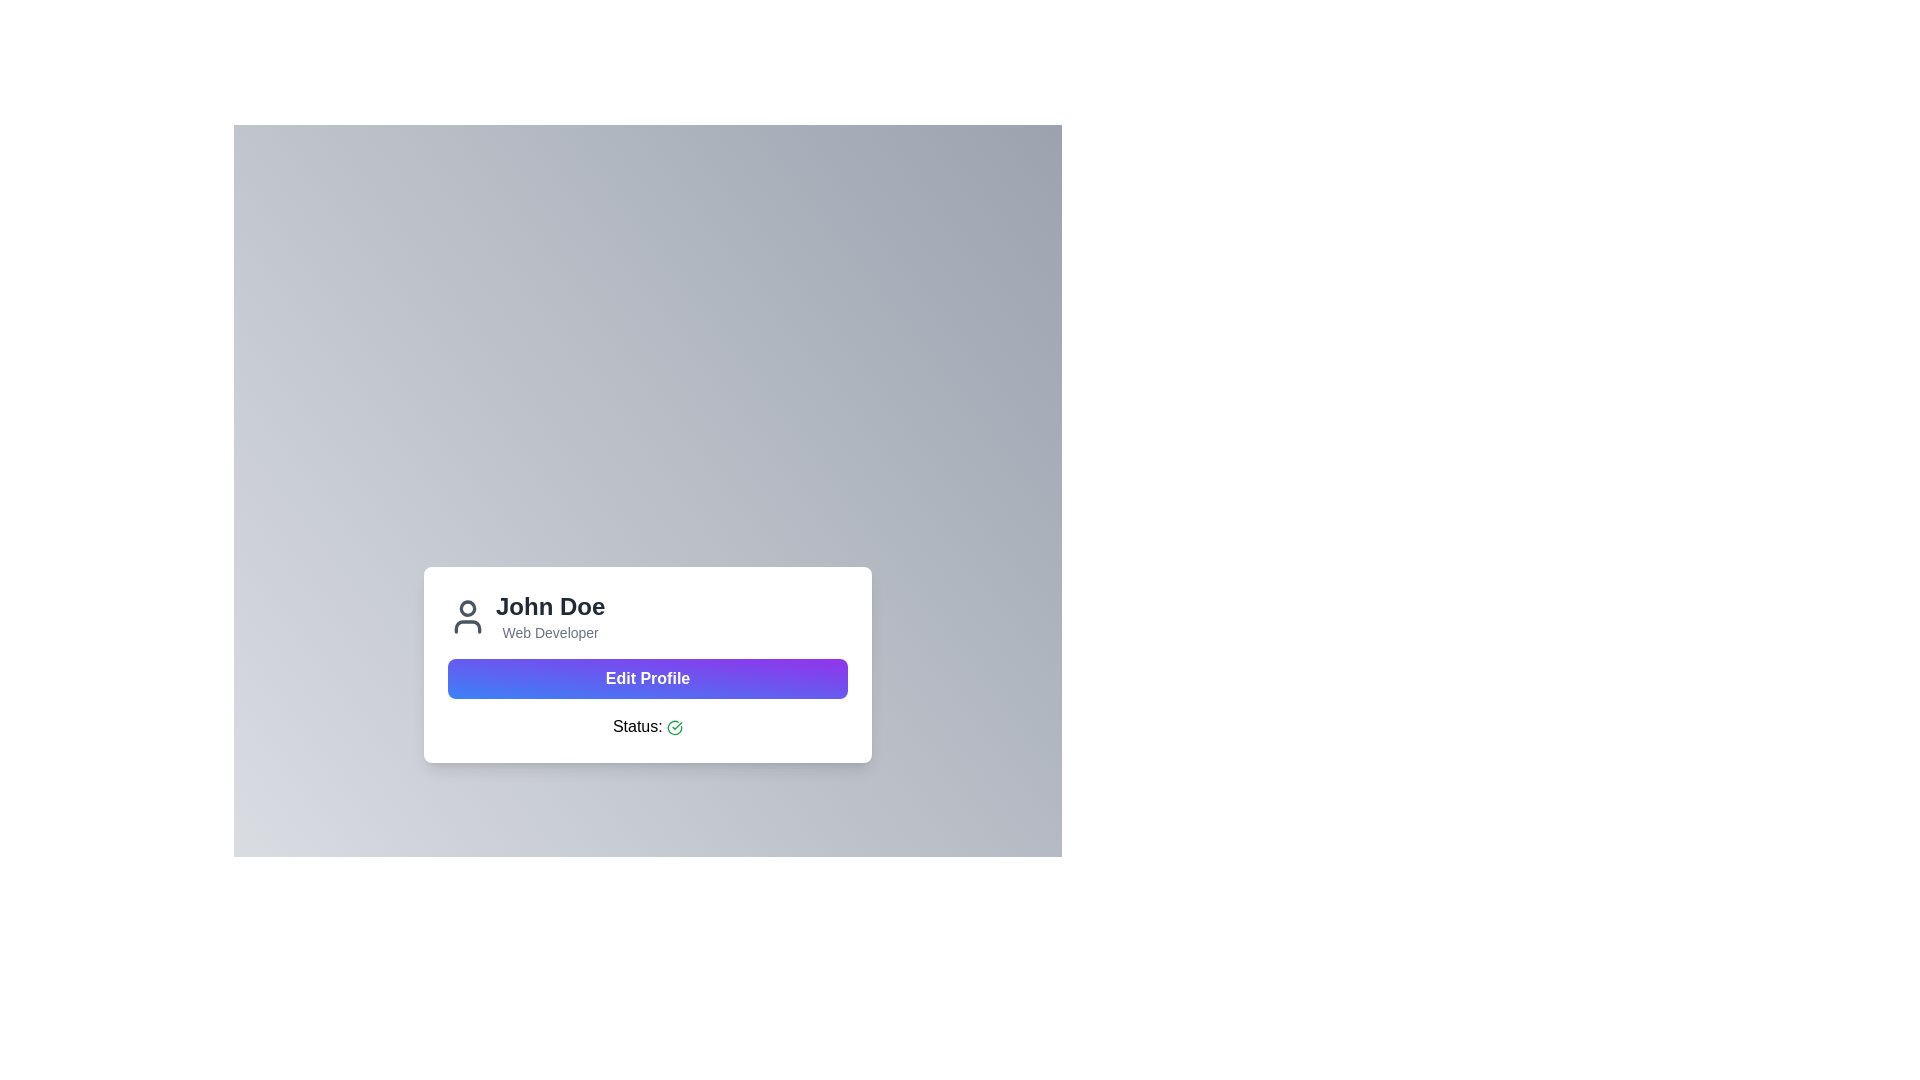 This screenshot has width=1920, height=1080. I want to click on the edit profile button located below the name 'John Doe' and the title 'Web Developer', above the text 'Status:', by, so click(648, 677).